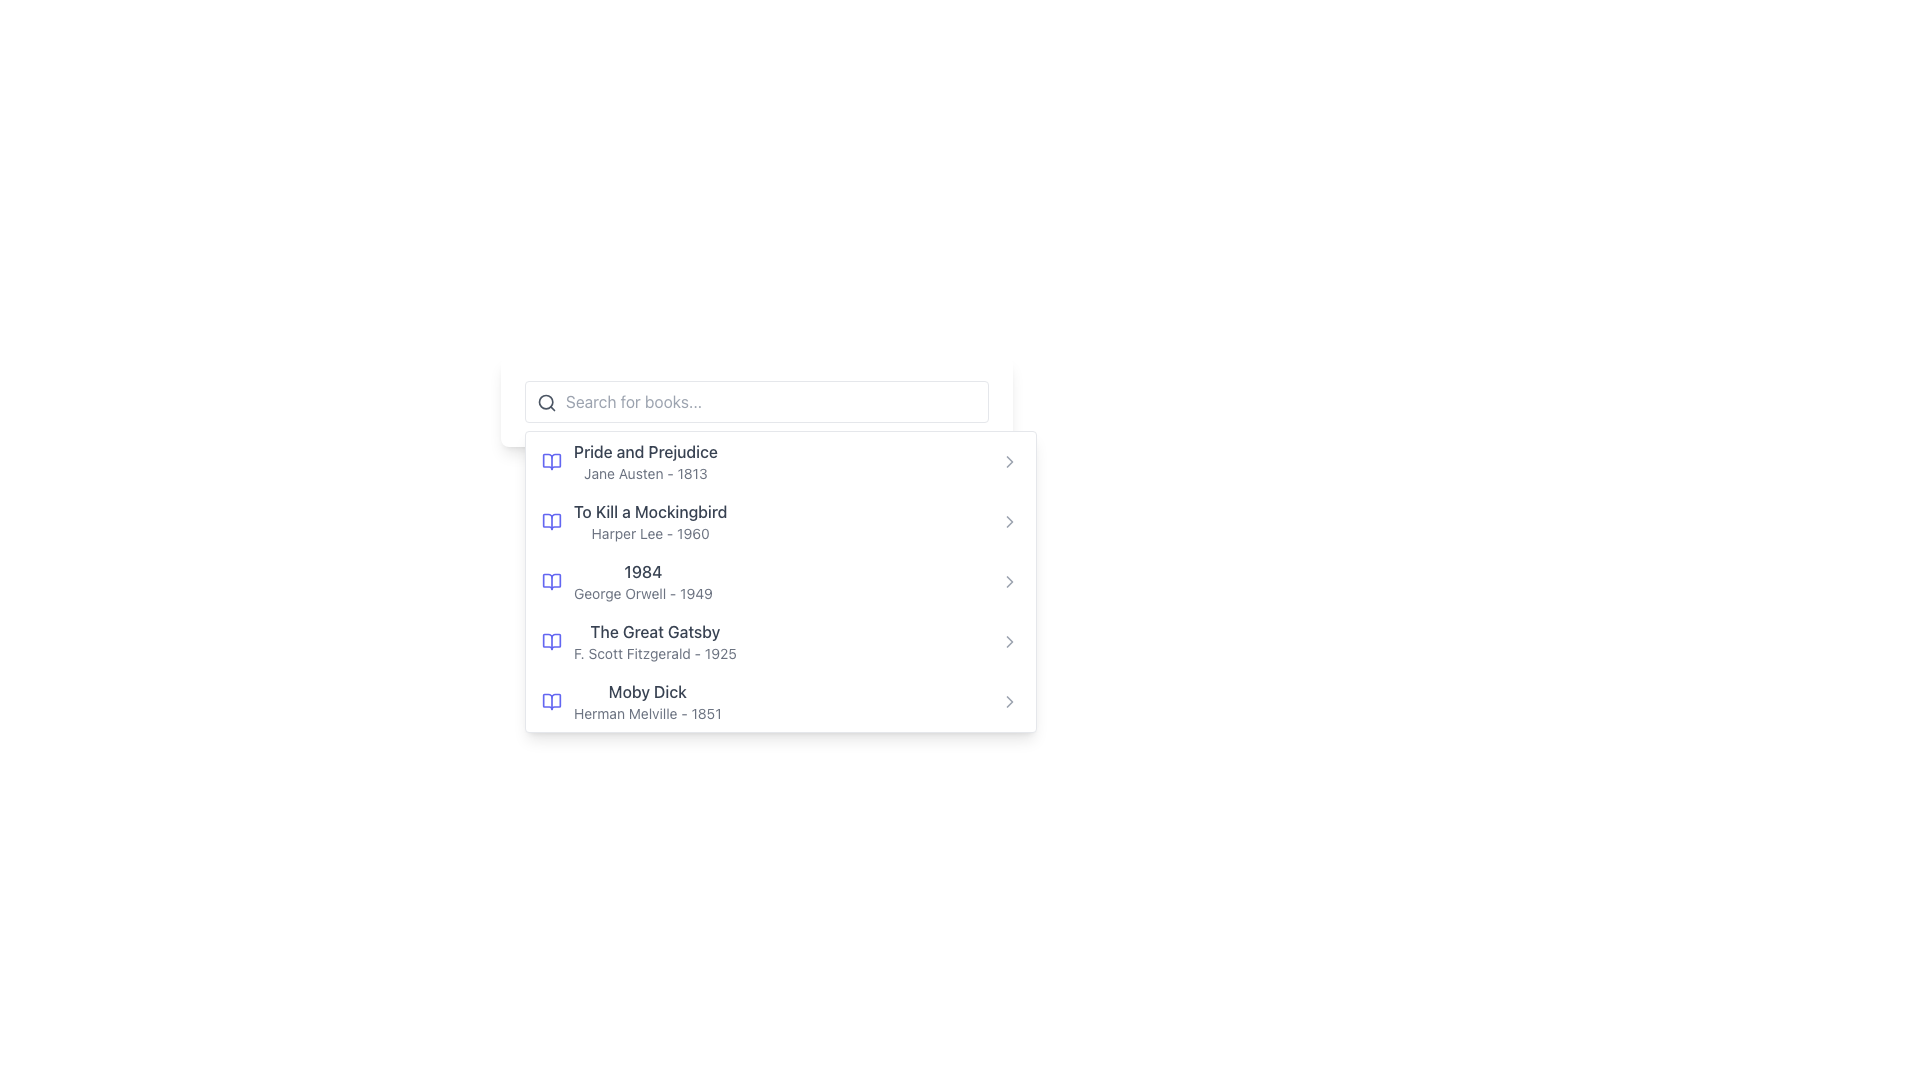  I want to click on the static text element displaying 'Herman Melville - 1851', which is located directly beneath the title 'Moby Dick' in a light gray, smaller font, so click(647, 712).